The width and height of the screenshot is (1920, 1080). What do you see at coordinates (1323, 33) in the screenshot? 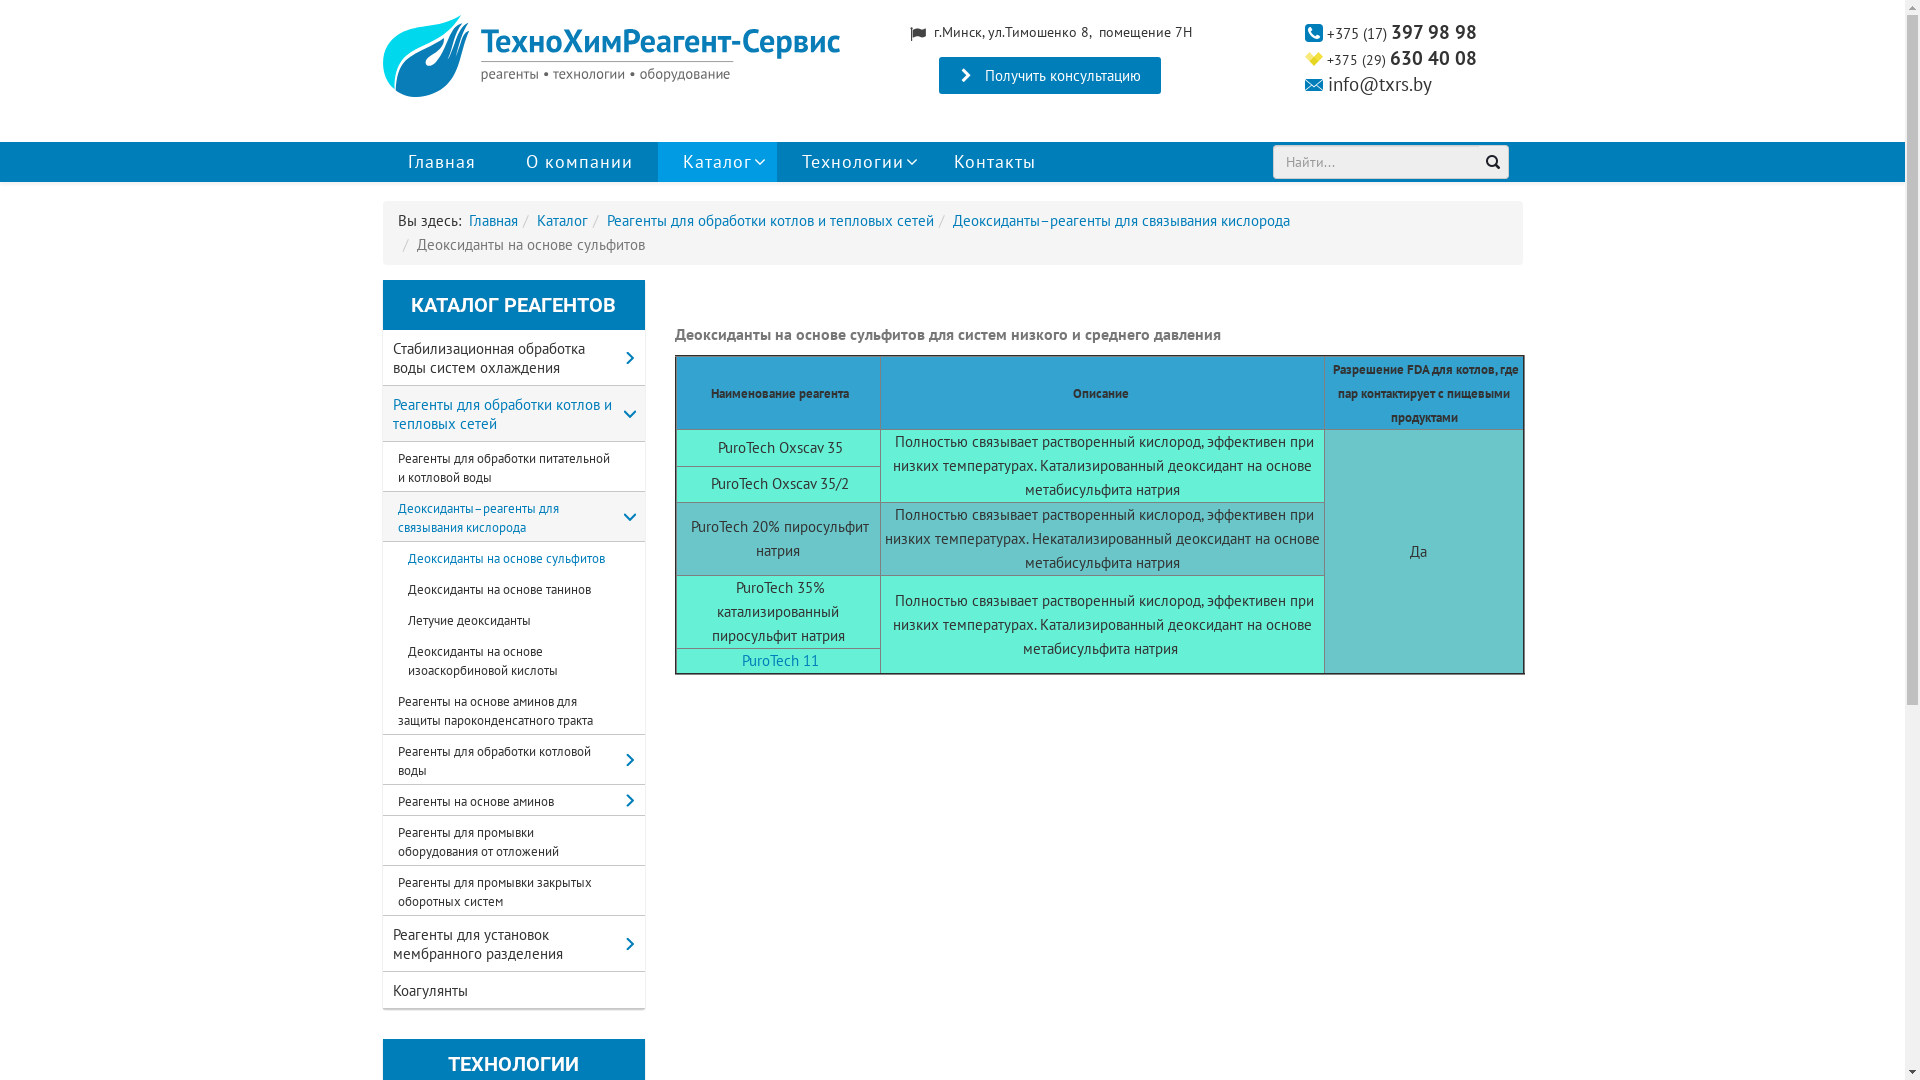
I see `' +375 (17) 397 98 98'` at bounding box center [1323, 33].